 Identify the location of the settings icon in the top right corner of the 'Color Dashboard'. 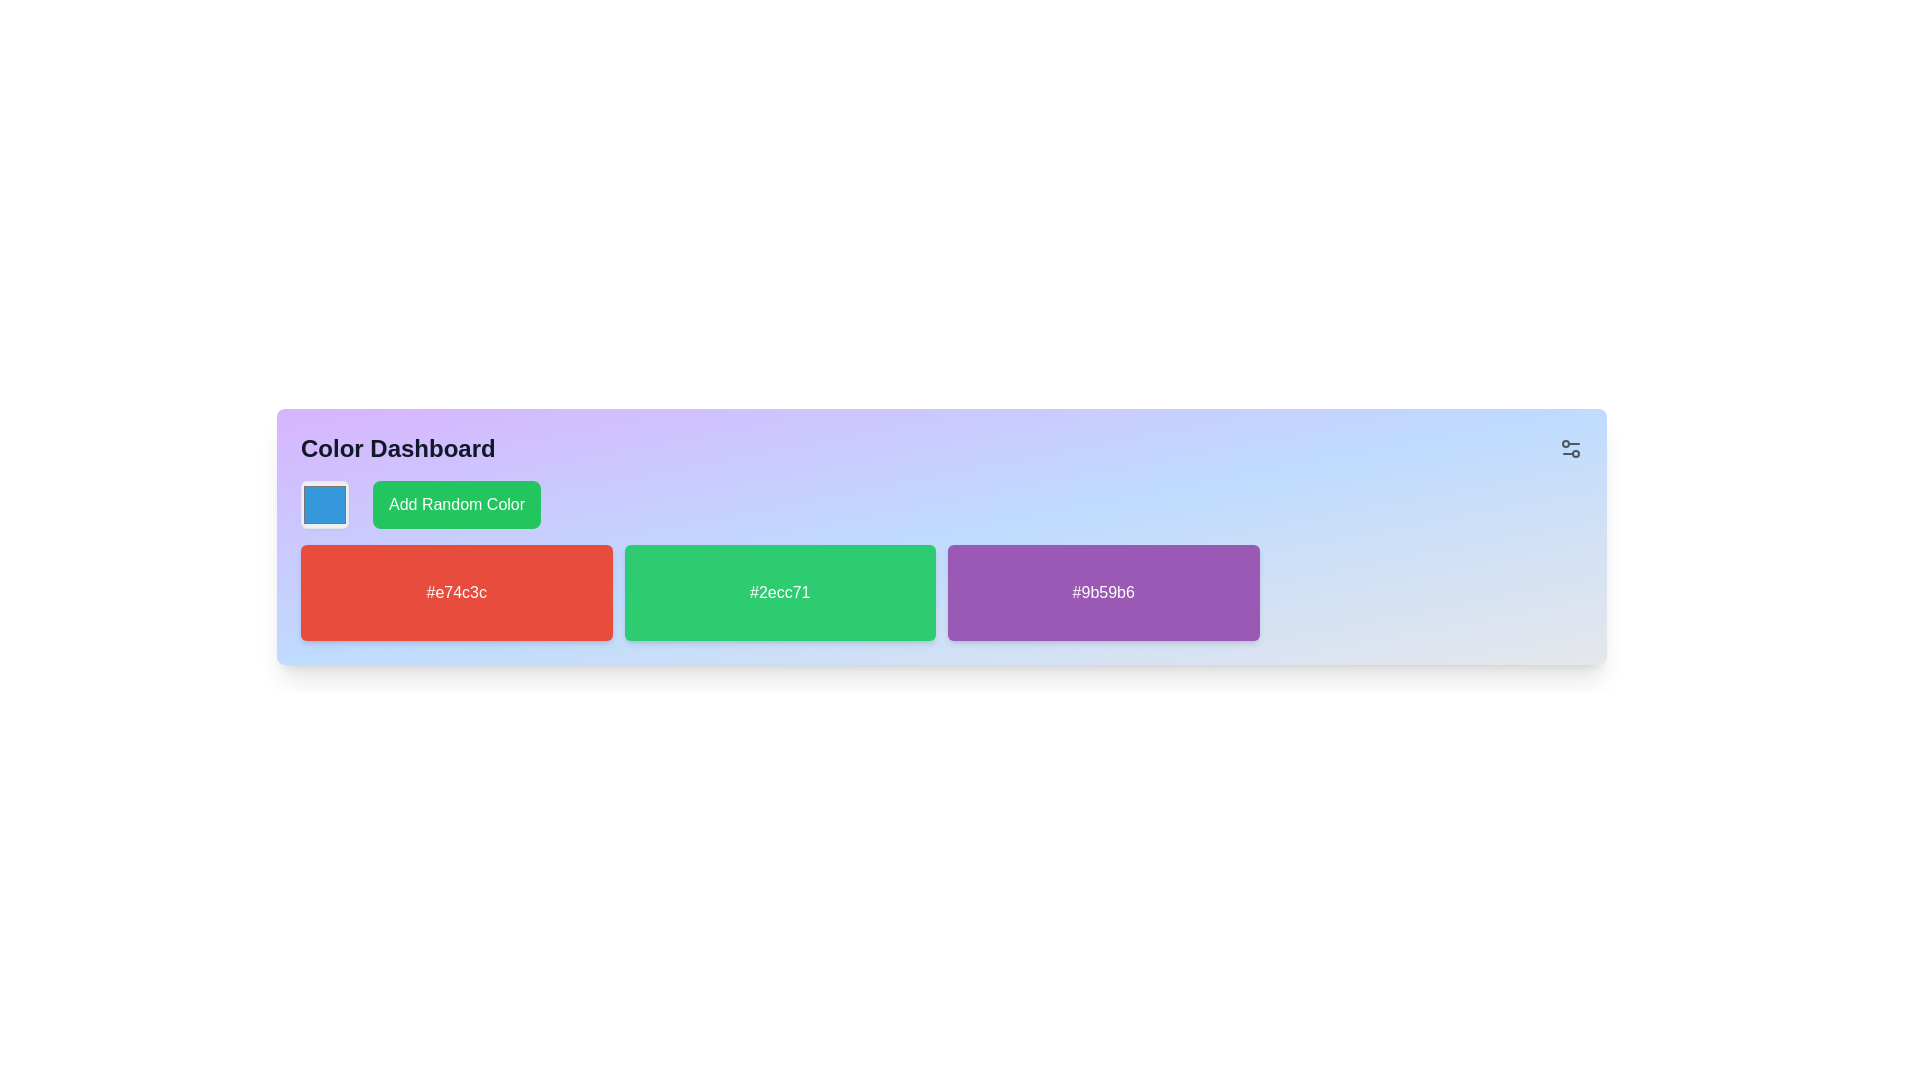
(1569, 447).